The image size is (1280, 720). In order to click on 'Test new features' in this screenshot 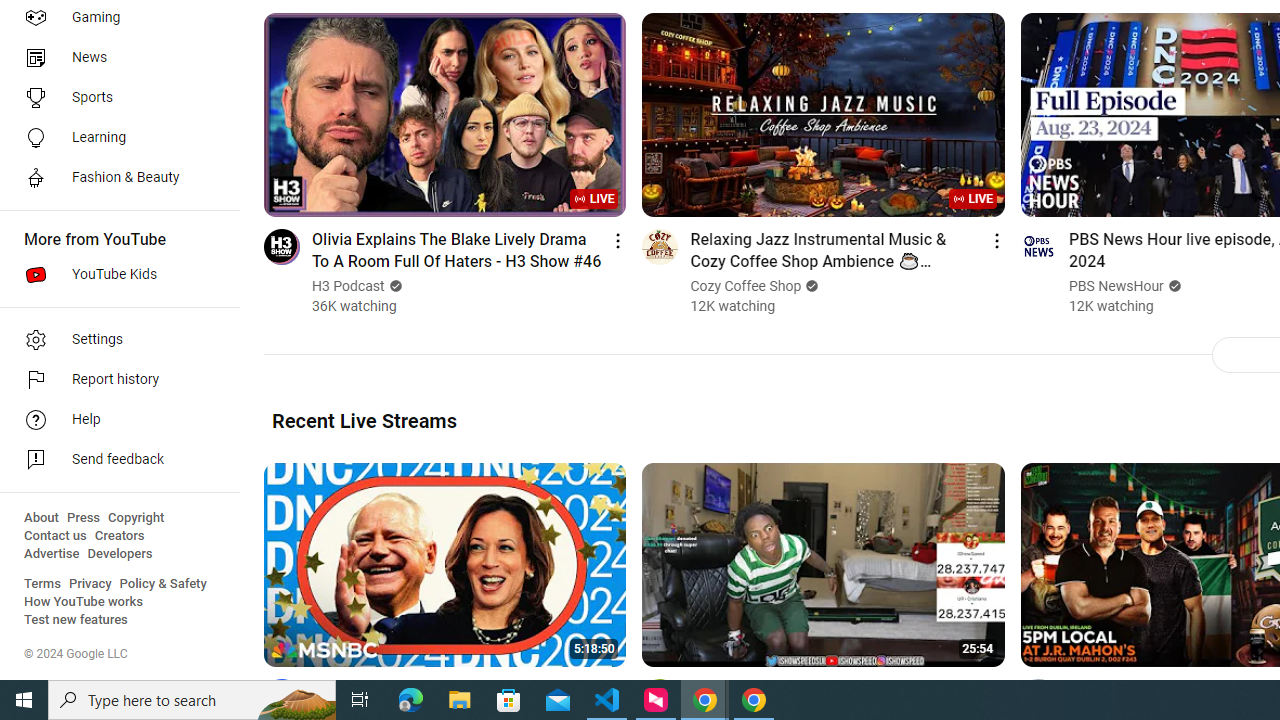, I will do `click(76, 619)`.